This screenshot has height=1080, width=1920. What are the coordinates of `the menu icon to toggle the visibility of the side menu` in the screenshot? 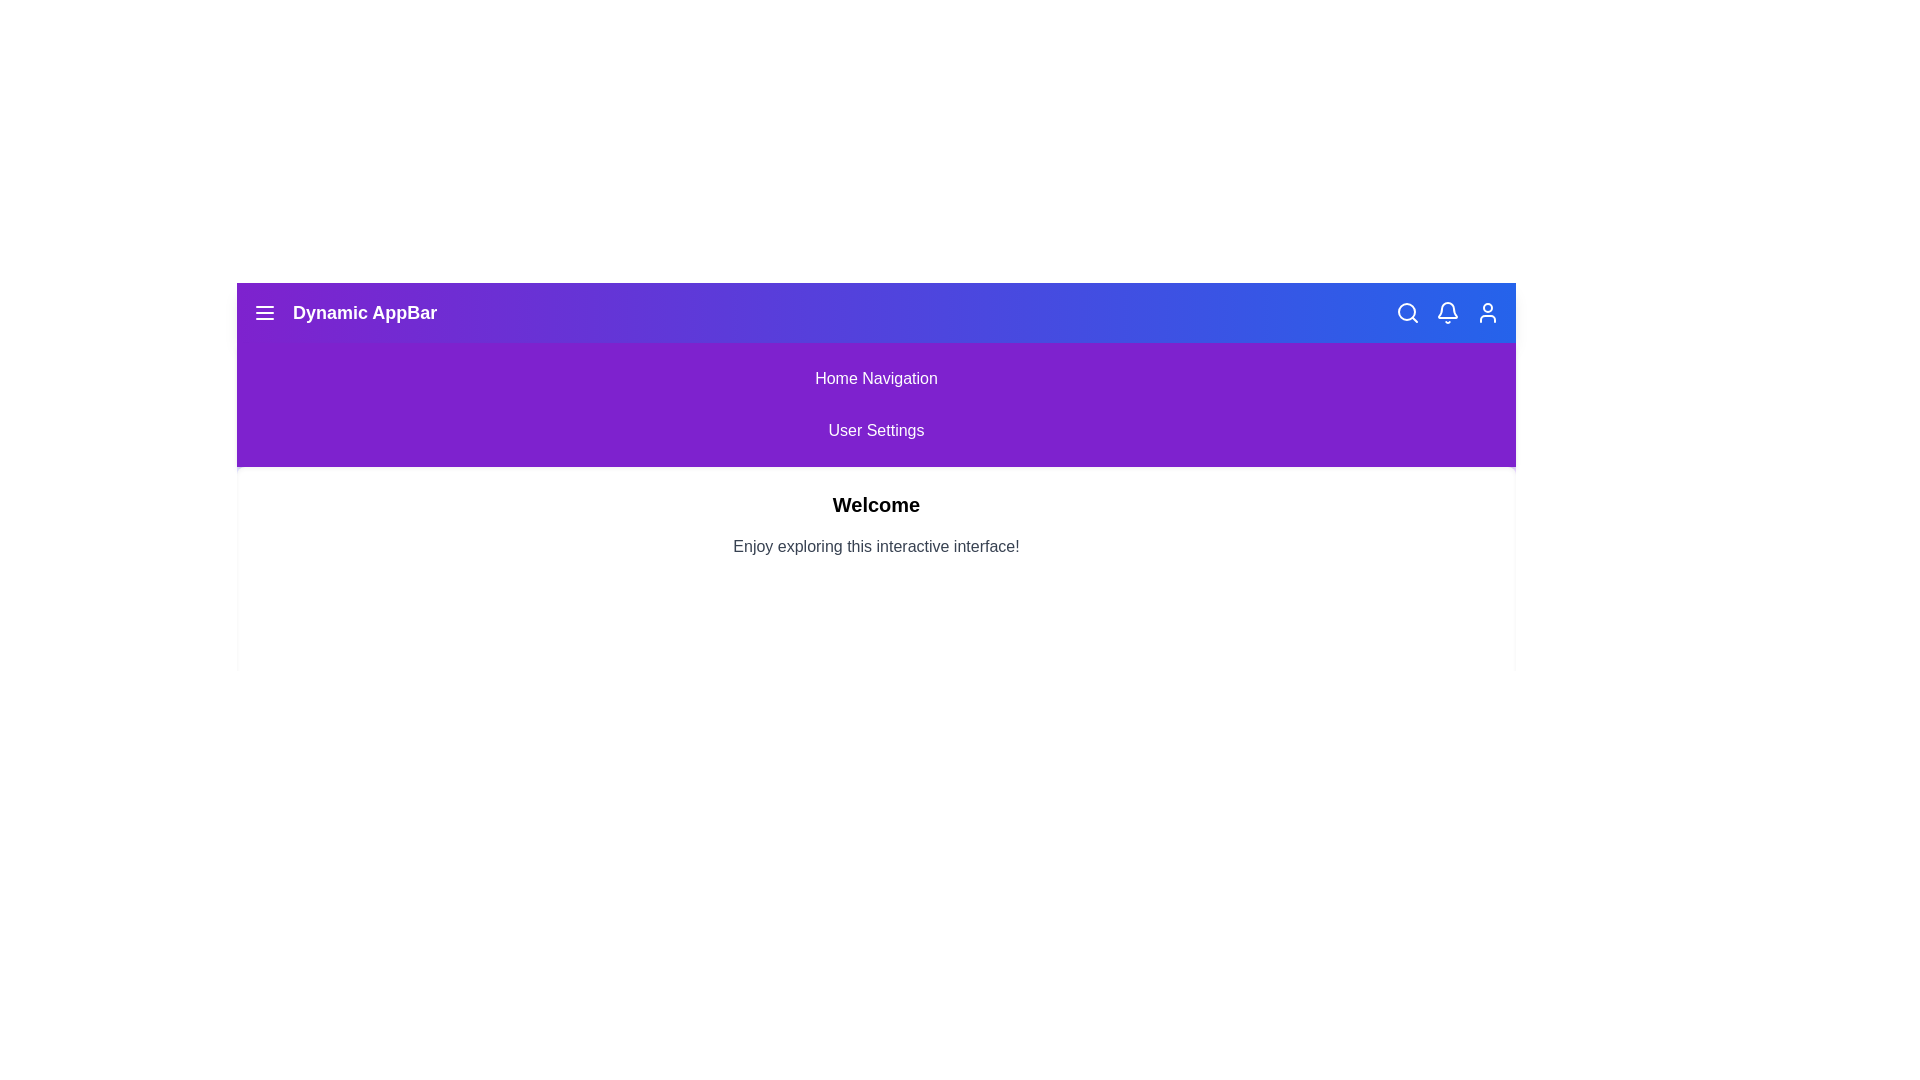 It's located at (263, 312).